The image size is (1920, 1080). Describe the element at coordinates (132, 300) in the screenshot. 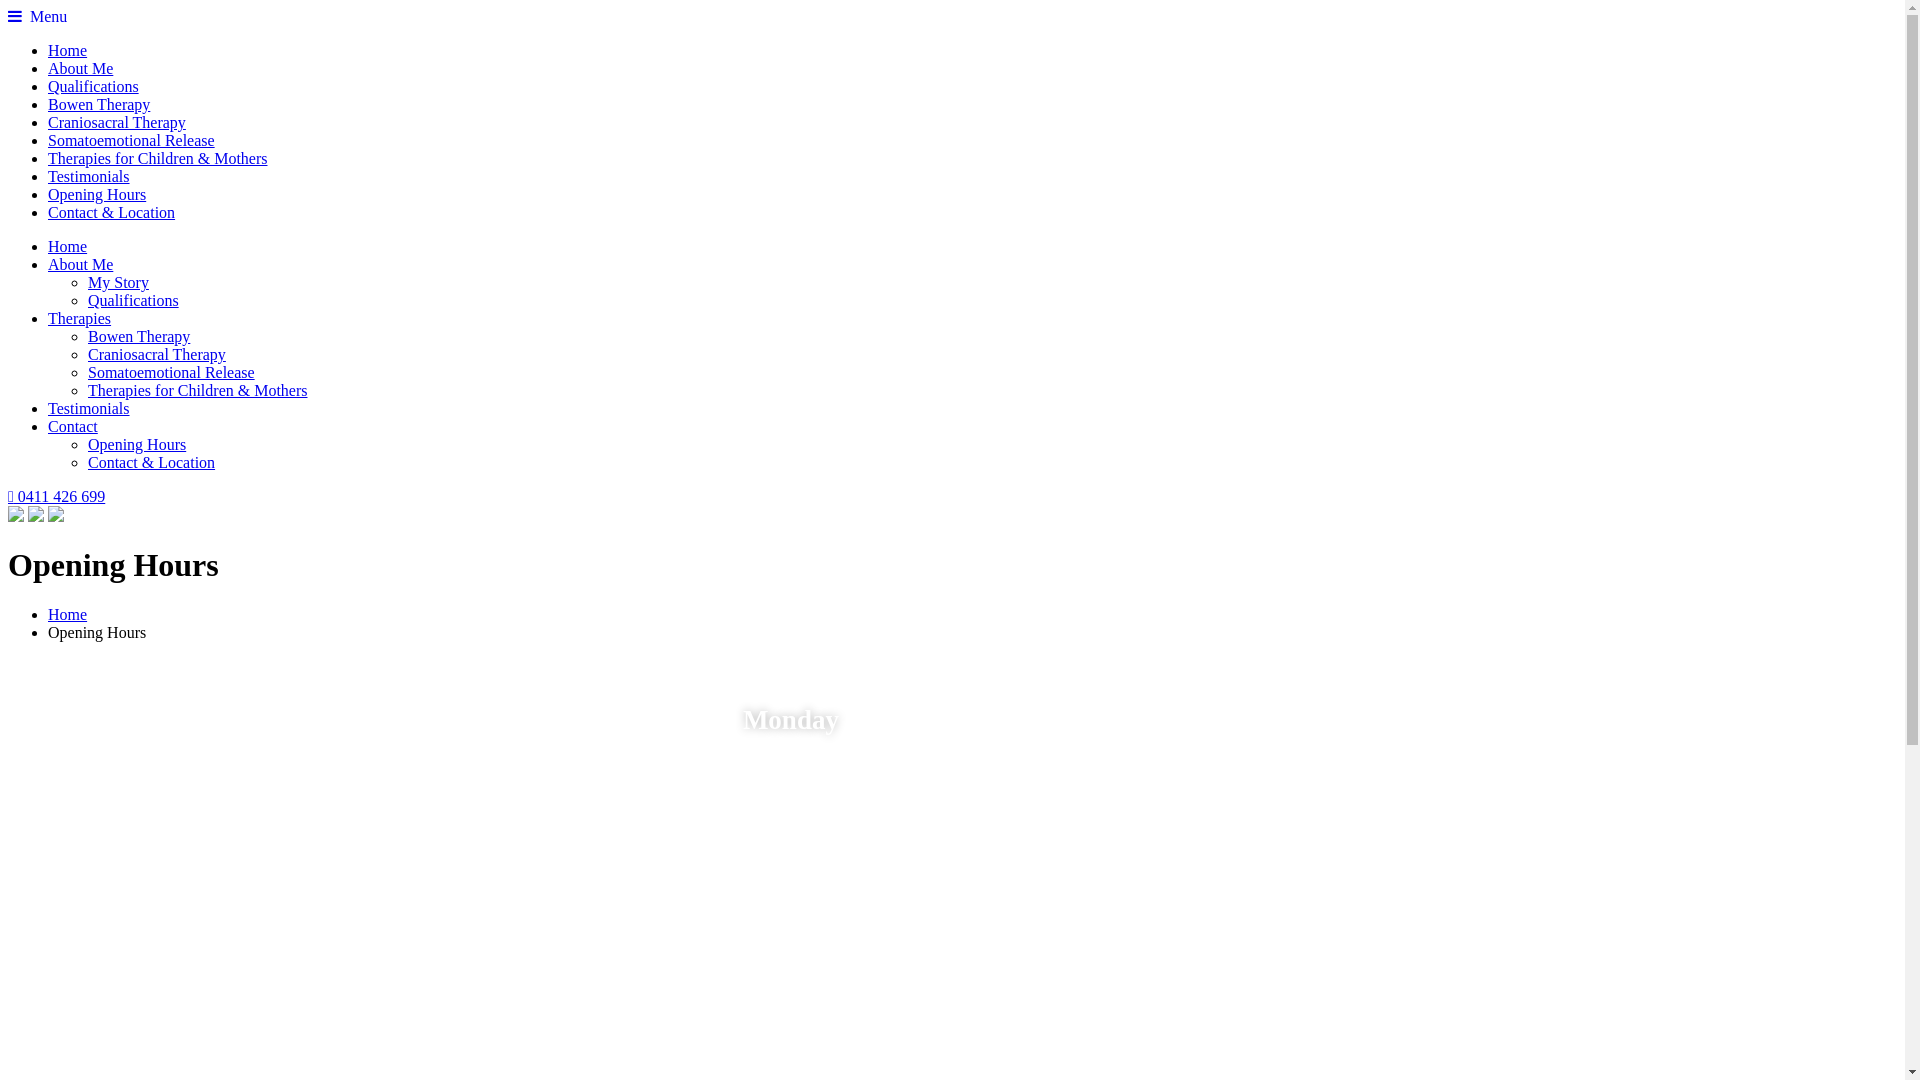

I see `'Qualifications'` at that location.